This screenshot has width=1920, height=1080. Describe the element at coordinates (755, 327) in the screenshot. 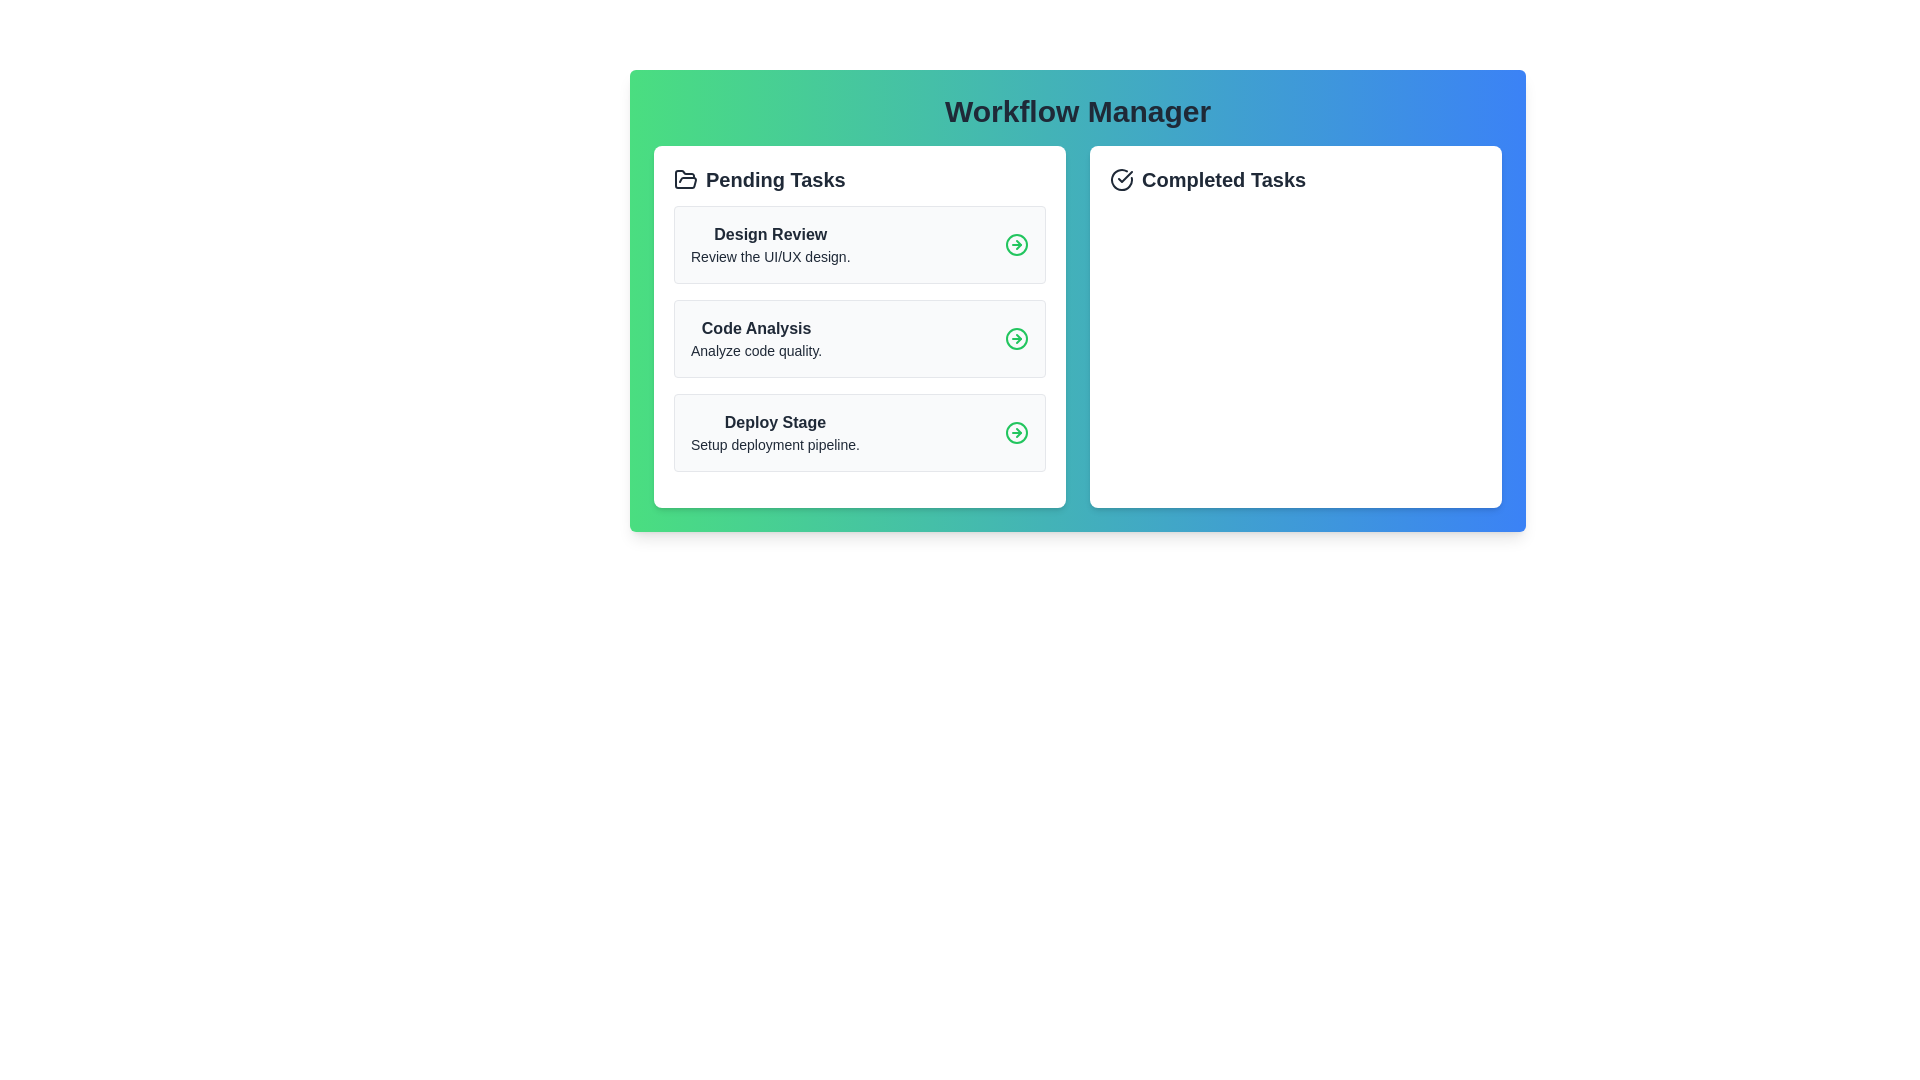

I see `the static text element that serves as a title or heading for the task related to analyzing code quality, positioned above the sibling text 'Analyze code quality.' in the 'Pending Tasks' section of the 'Workflow Manager' interface` at that location.